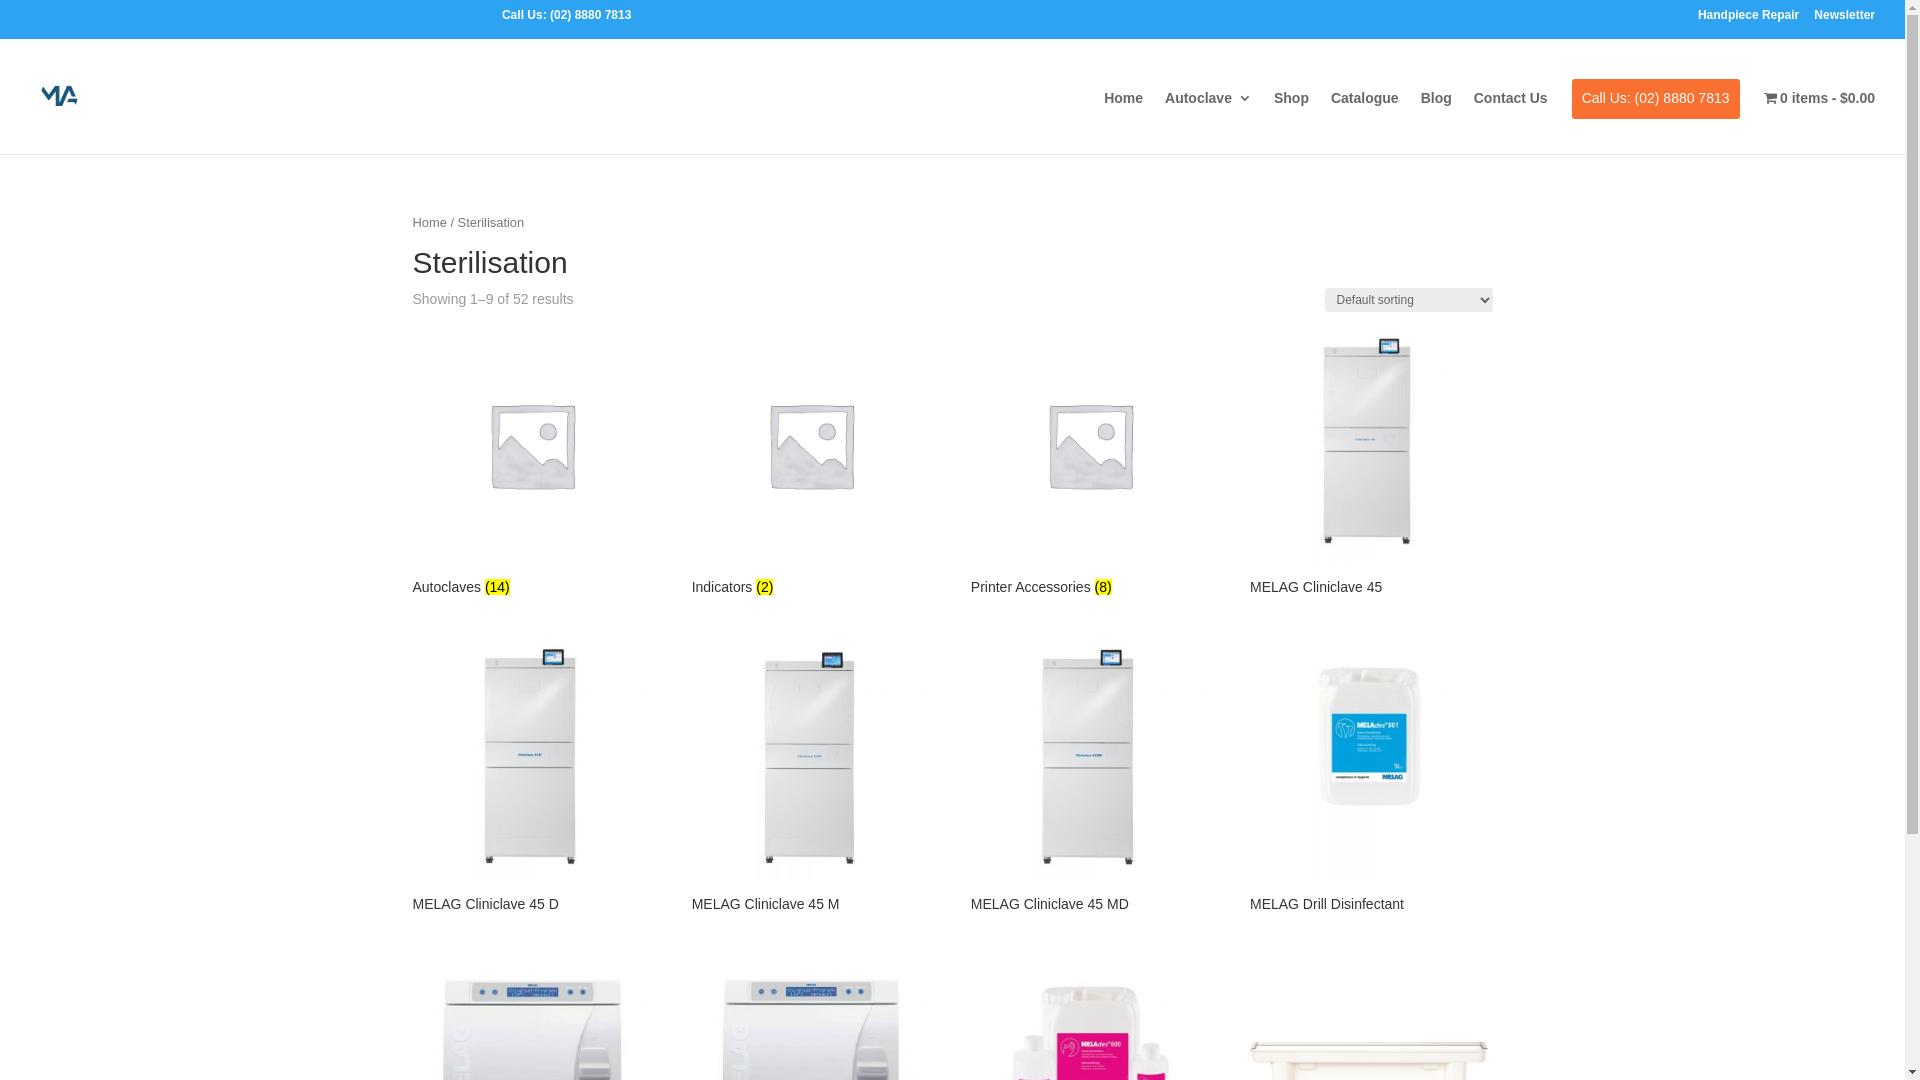  Describe the element at coordinates (1747, 19) in the screenshot. I see `'Handpiece Repair'` at that location.